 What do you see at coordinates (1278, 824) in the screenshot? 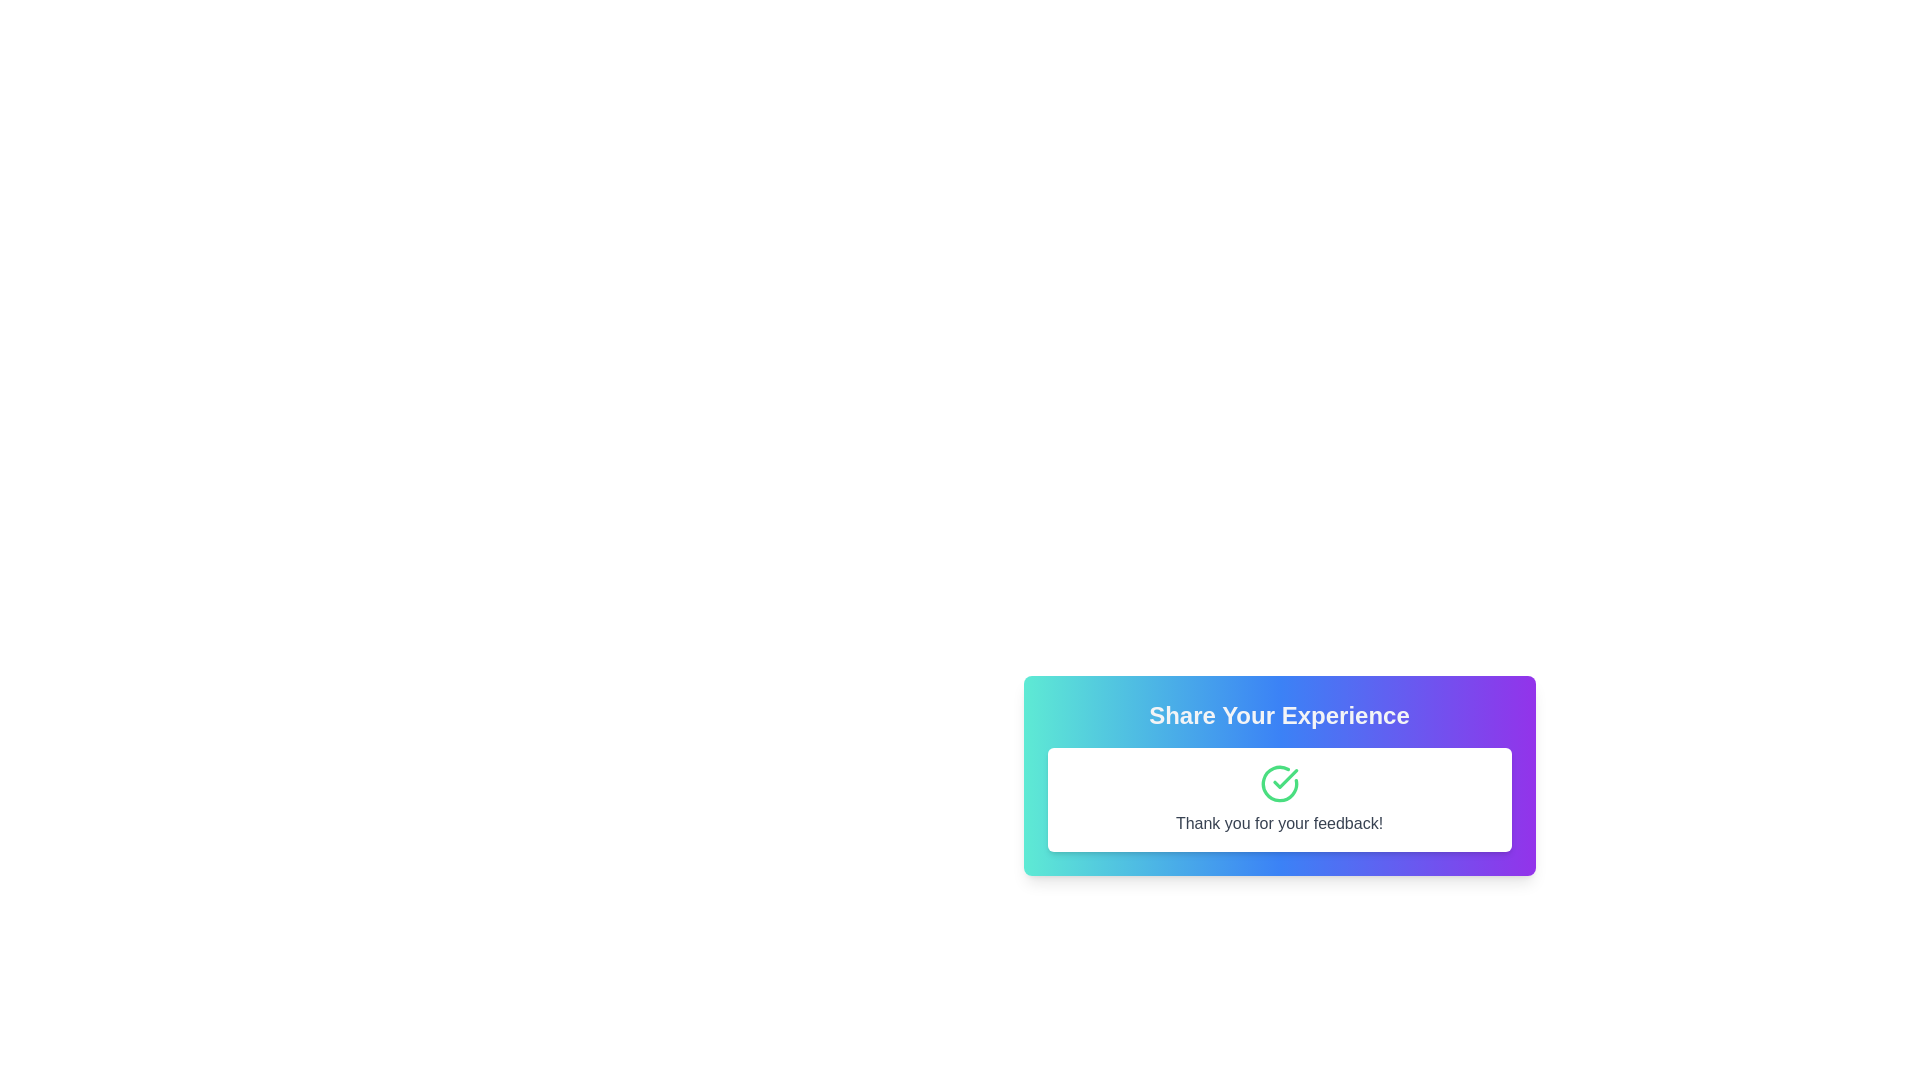
I see `the text label displaying 'Thank you for your feedback!' located at the bottom of a white card with rounded corners` at bounding box center [1278, 824].